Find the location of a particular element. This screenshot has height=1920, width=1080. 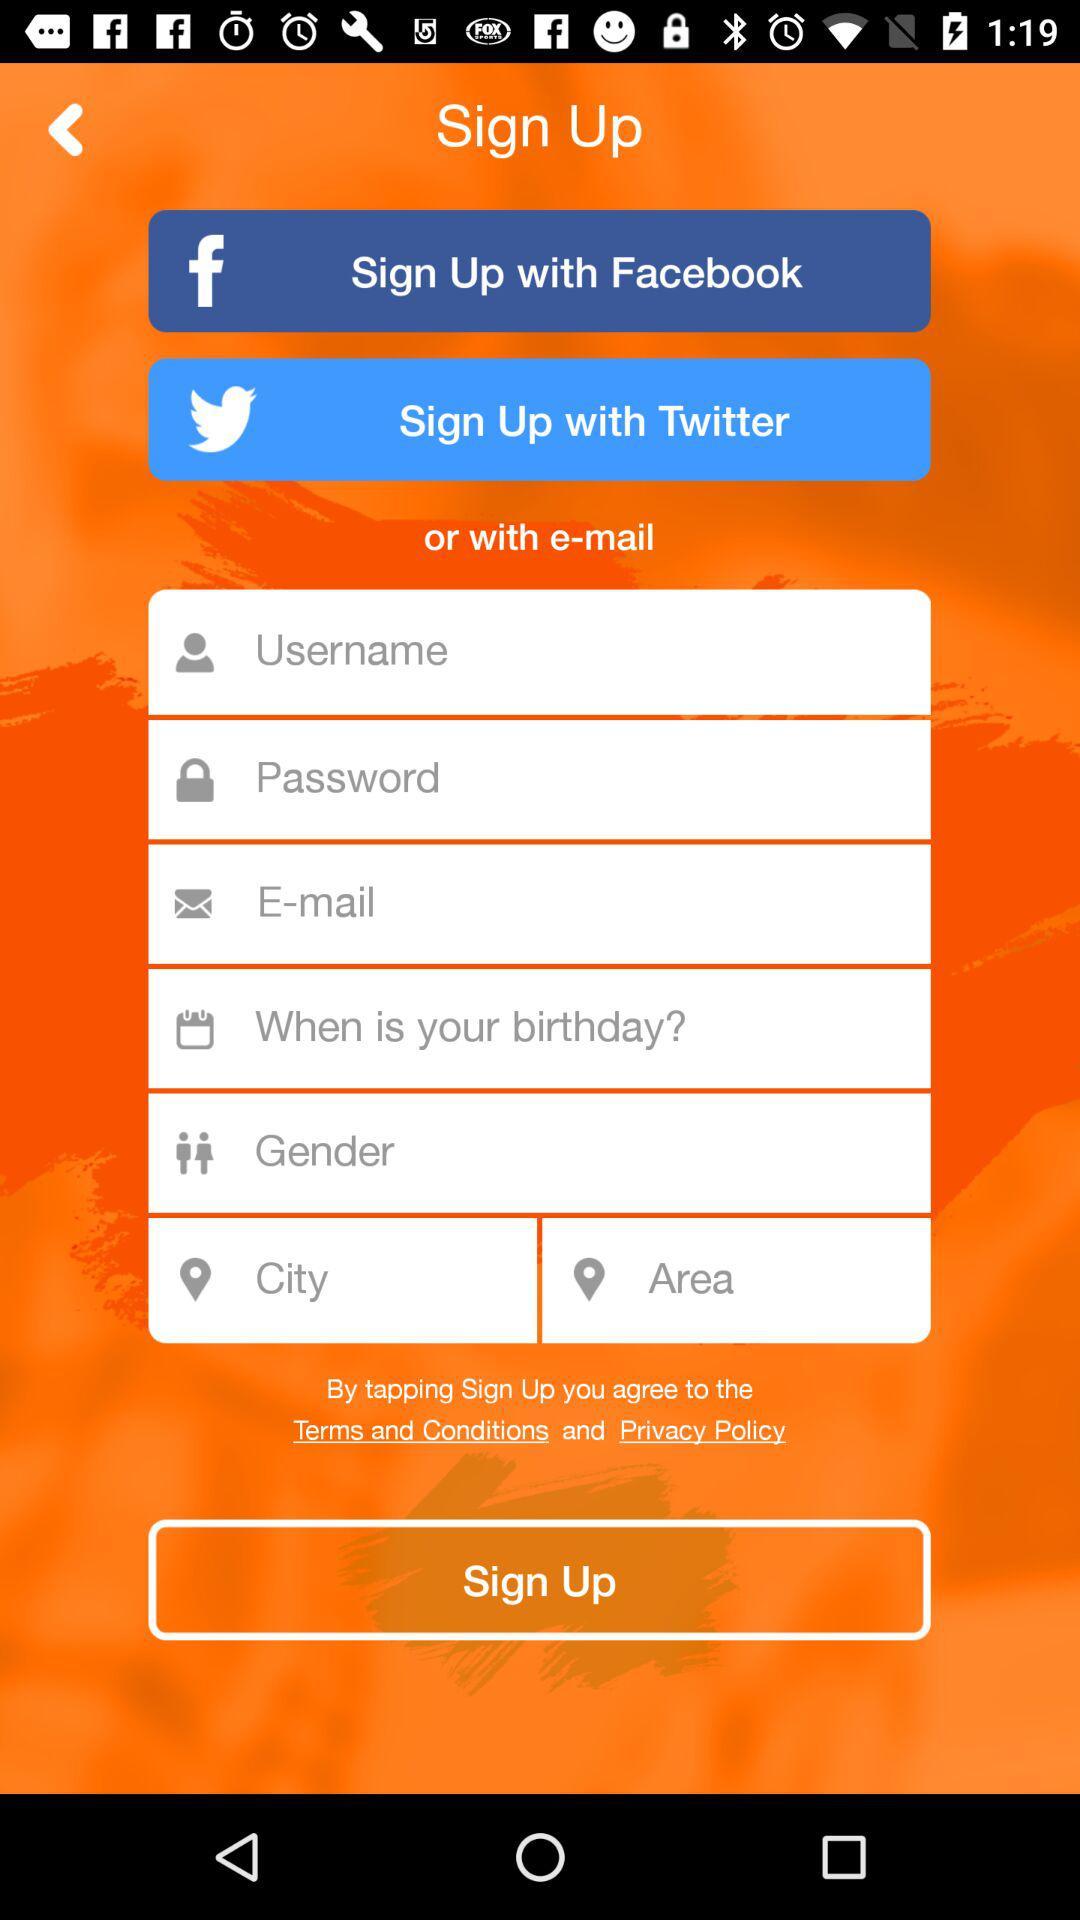

write city is located at coordinates (353, 1280).